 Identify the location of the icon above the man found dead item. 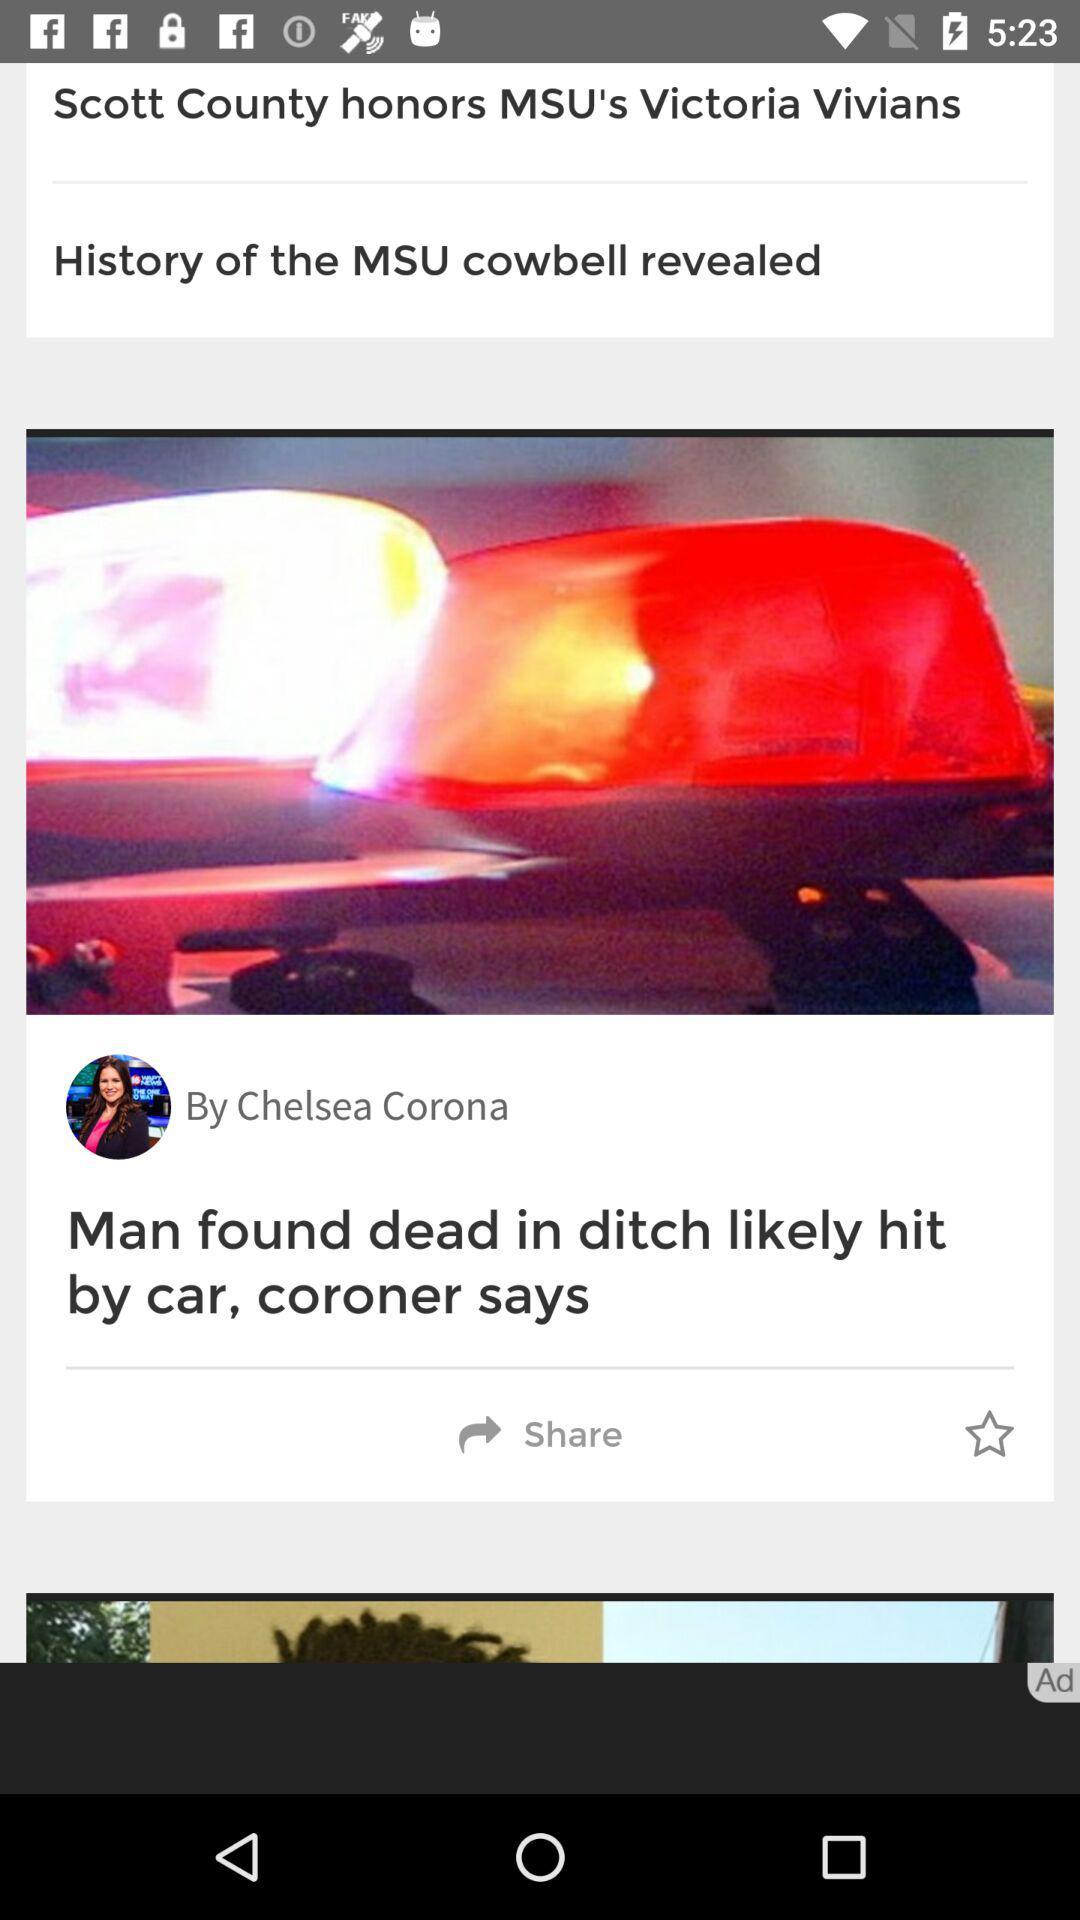
(118, 1106).